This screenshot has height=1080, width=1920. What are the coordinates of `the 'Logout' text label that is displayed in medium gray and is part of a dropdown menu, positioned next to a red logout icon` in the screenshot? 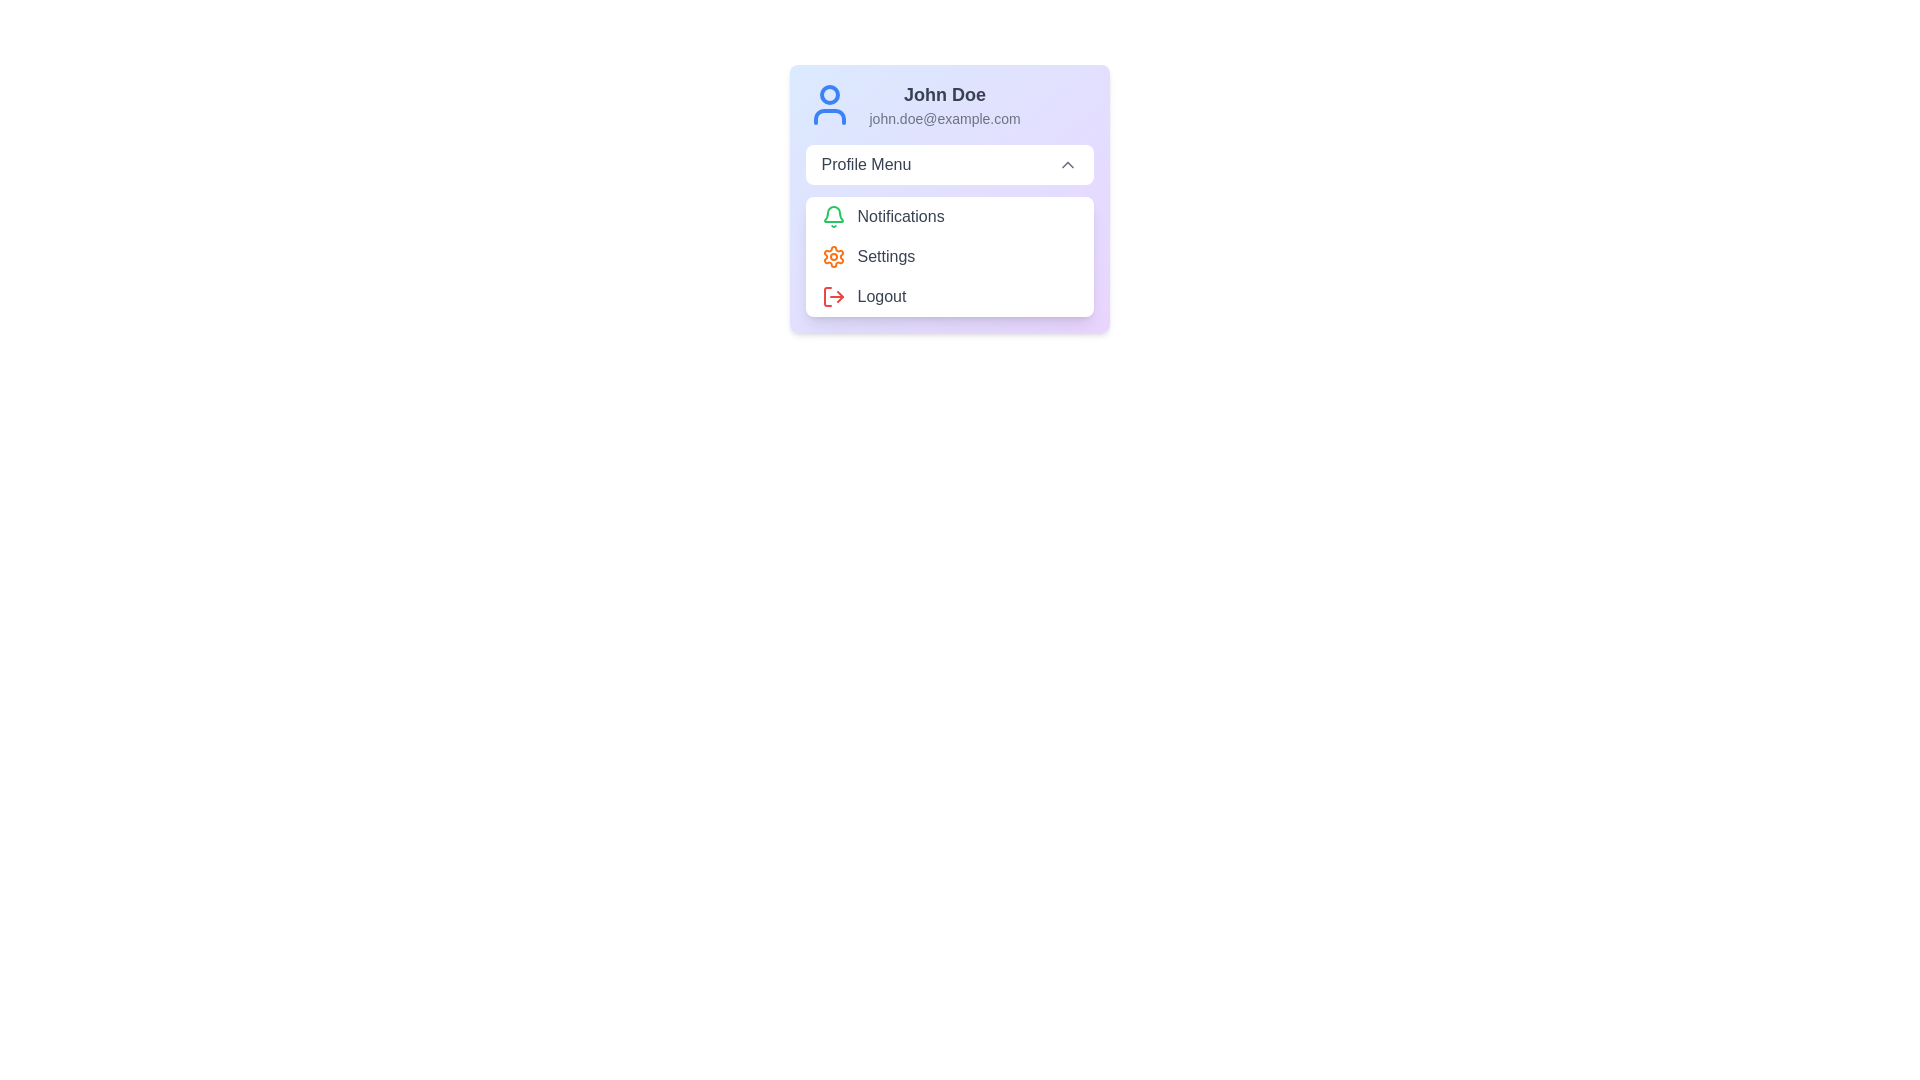 It's located at (881, 297).